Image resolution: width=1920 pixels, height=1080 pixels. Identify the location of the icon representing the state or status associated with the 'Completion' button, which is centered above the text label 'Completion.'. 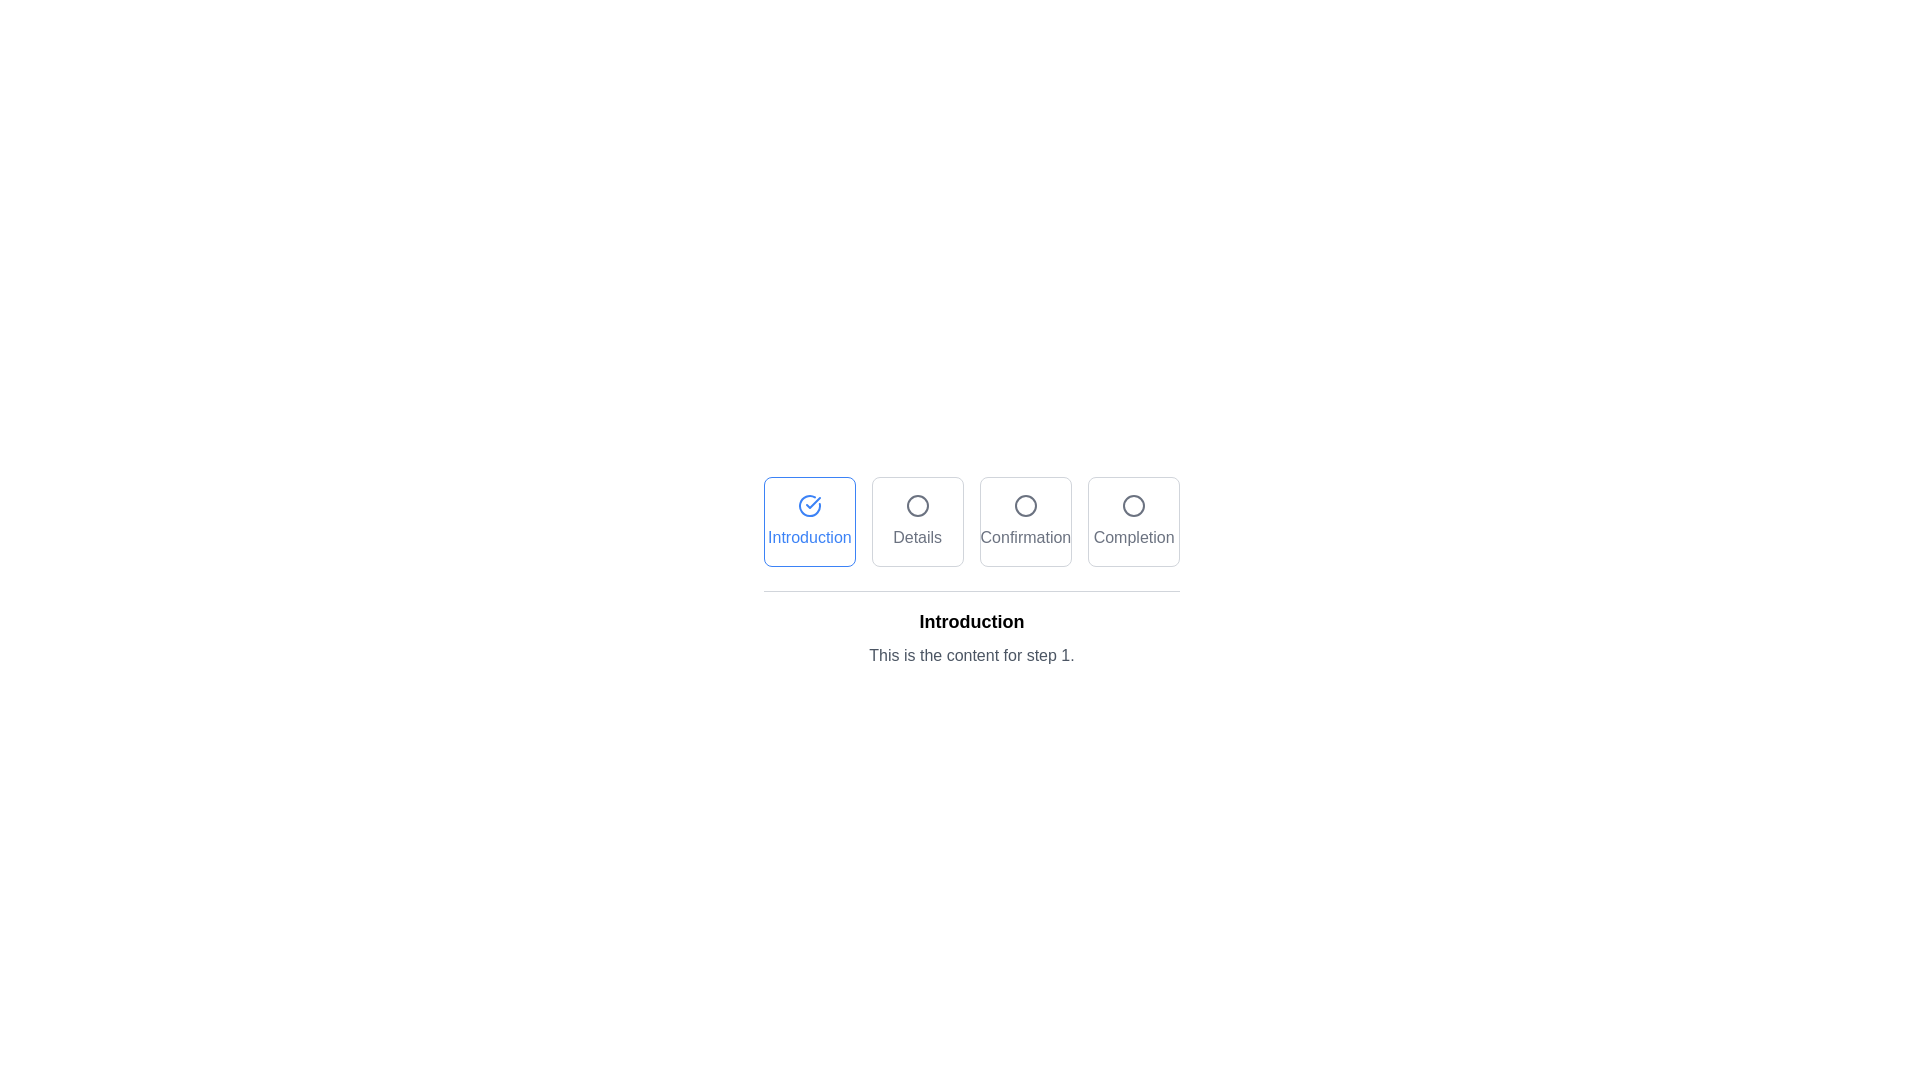
(1134, 504).